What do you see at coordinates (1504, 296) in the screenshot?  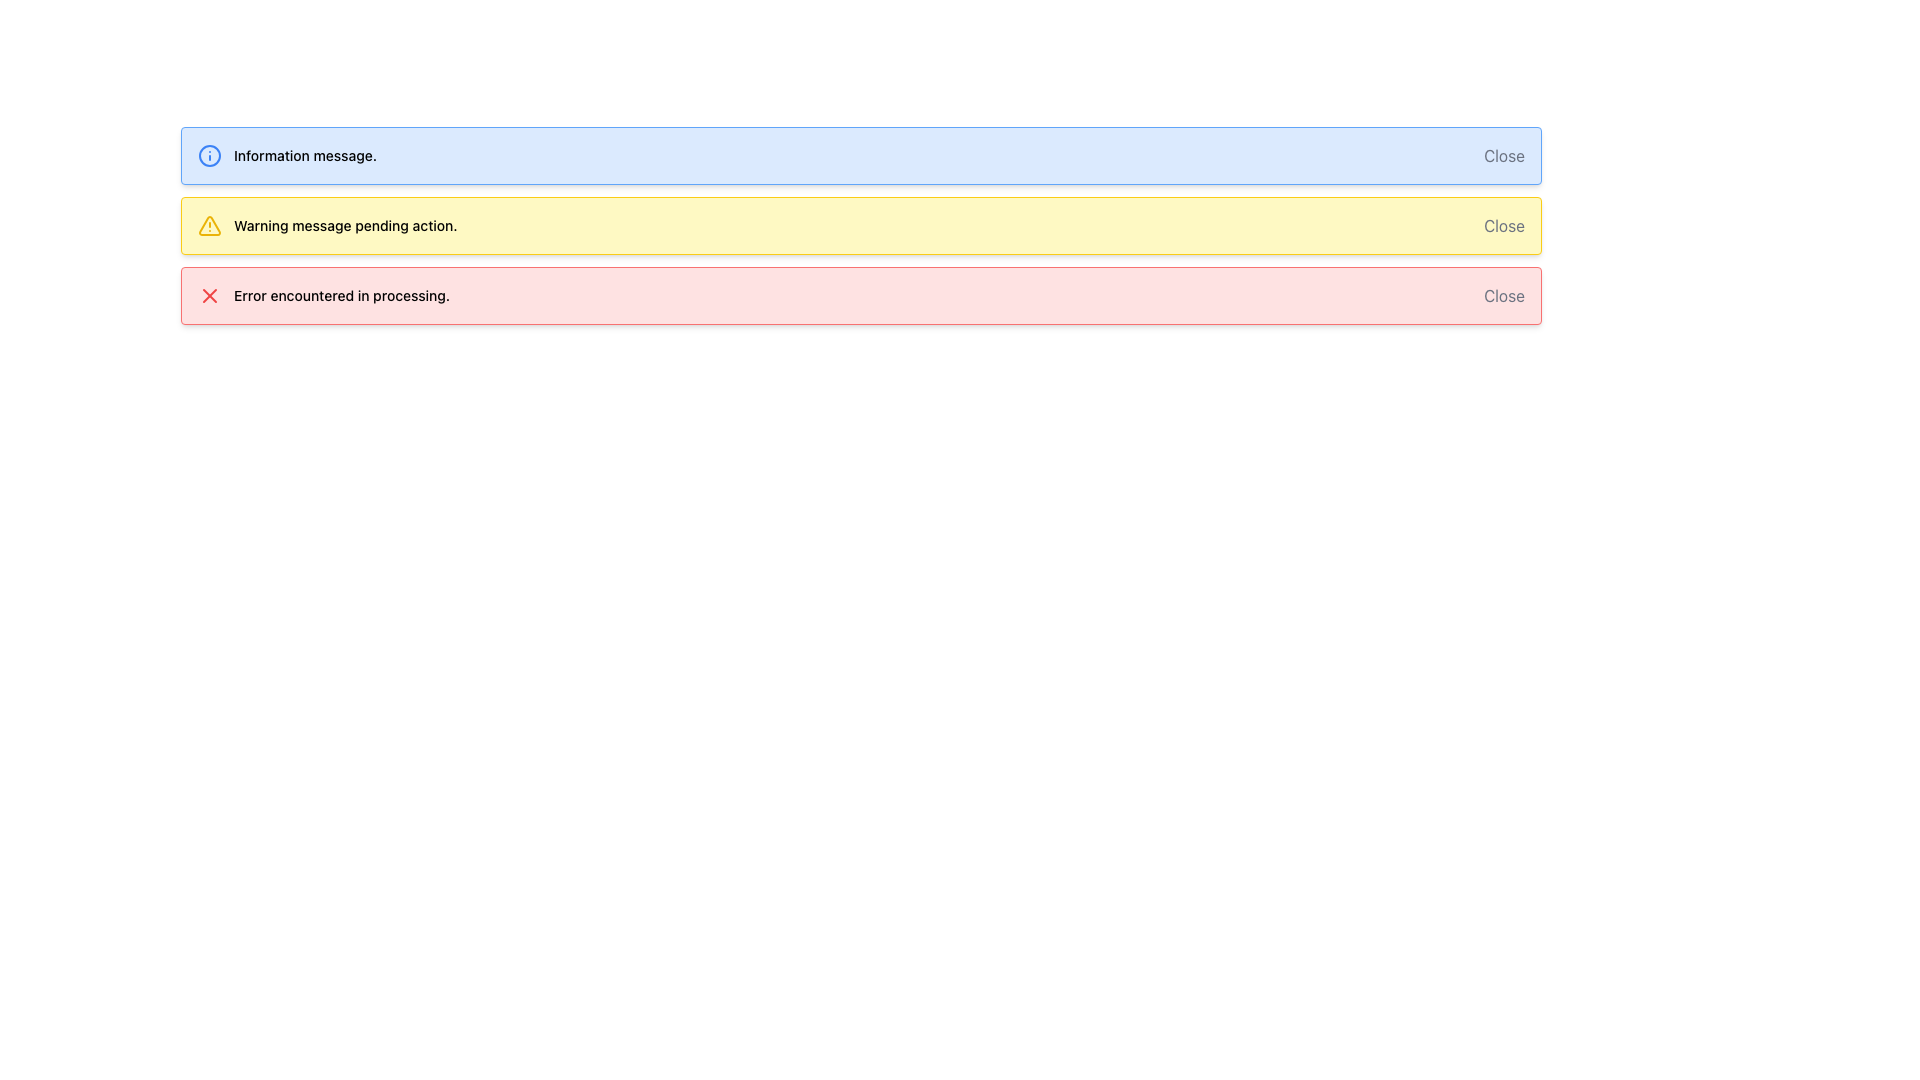 I see `the close button located at the far-right side of the error message panel to change its text color` at bounding box center [1504, 296].